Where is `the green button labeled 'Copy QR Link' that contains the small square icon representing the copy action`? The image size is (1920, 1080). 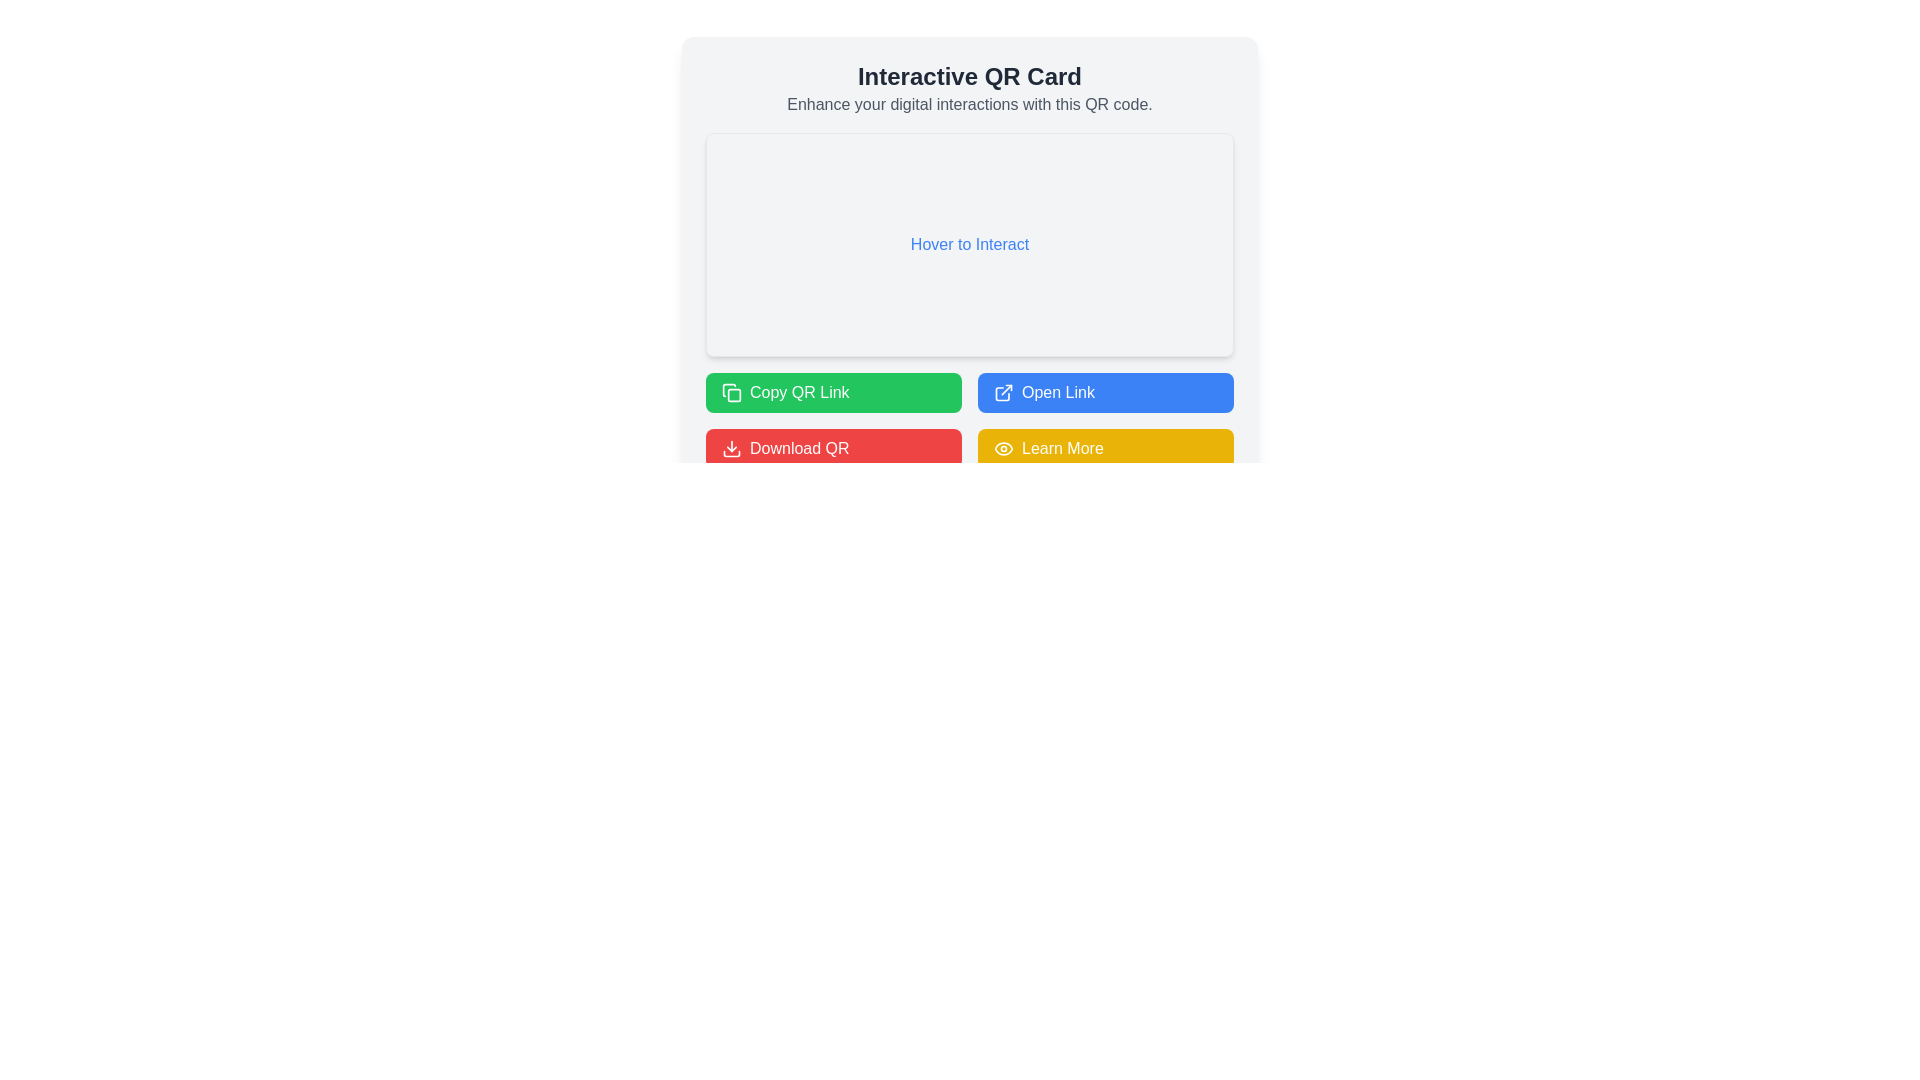
the green button labeled 'Copy QR Link' that contains the small square icon representing the copy action is located at coordinates (730, 393).